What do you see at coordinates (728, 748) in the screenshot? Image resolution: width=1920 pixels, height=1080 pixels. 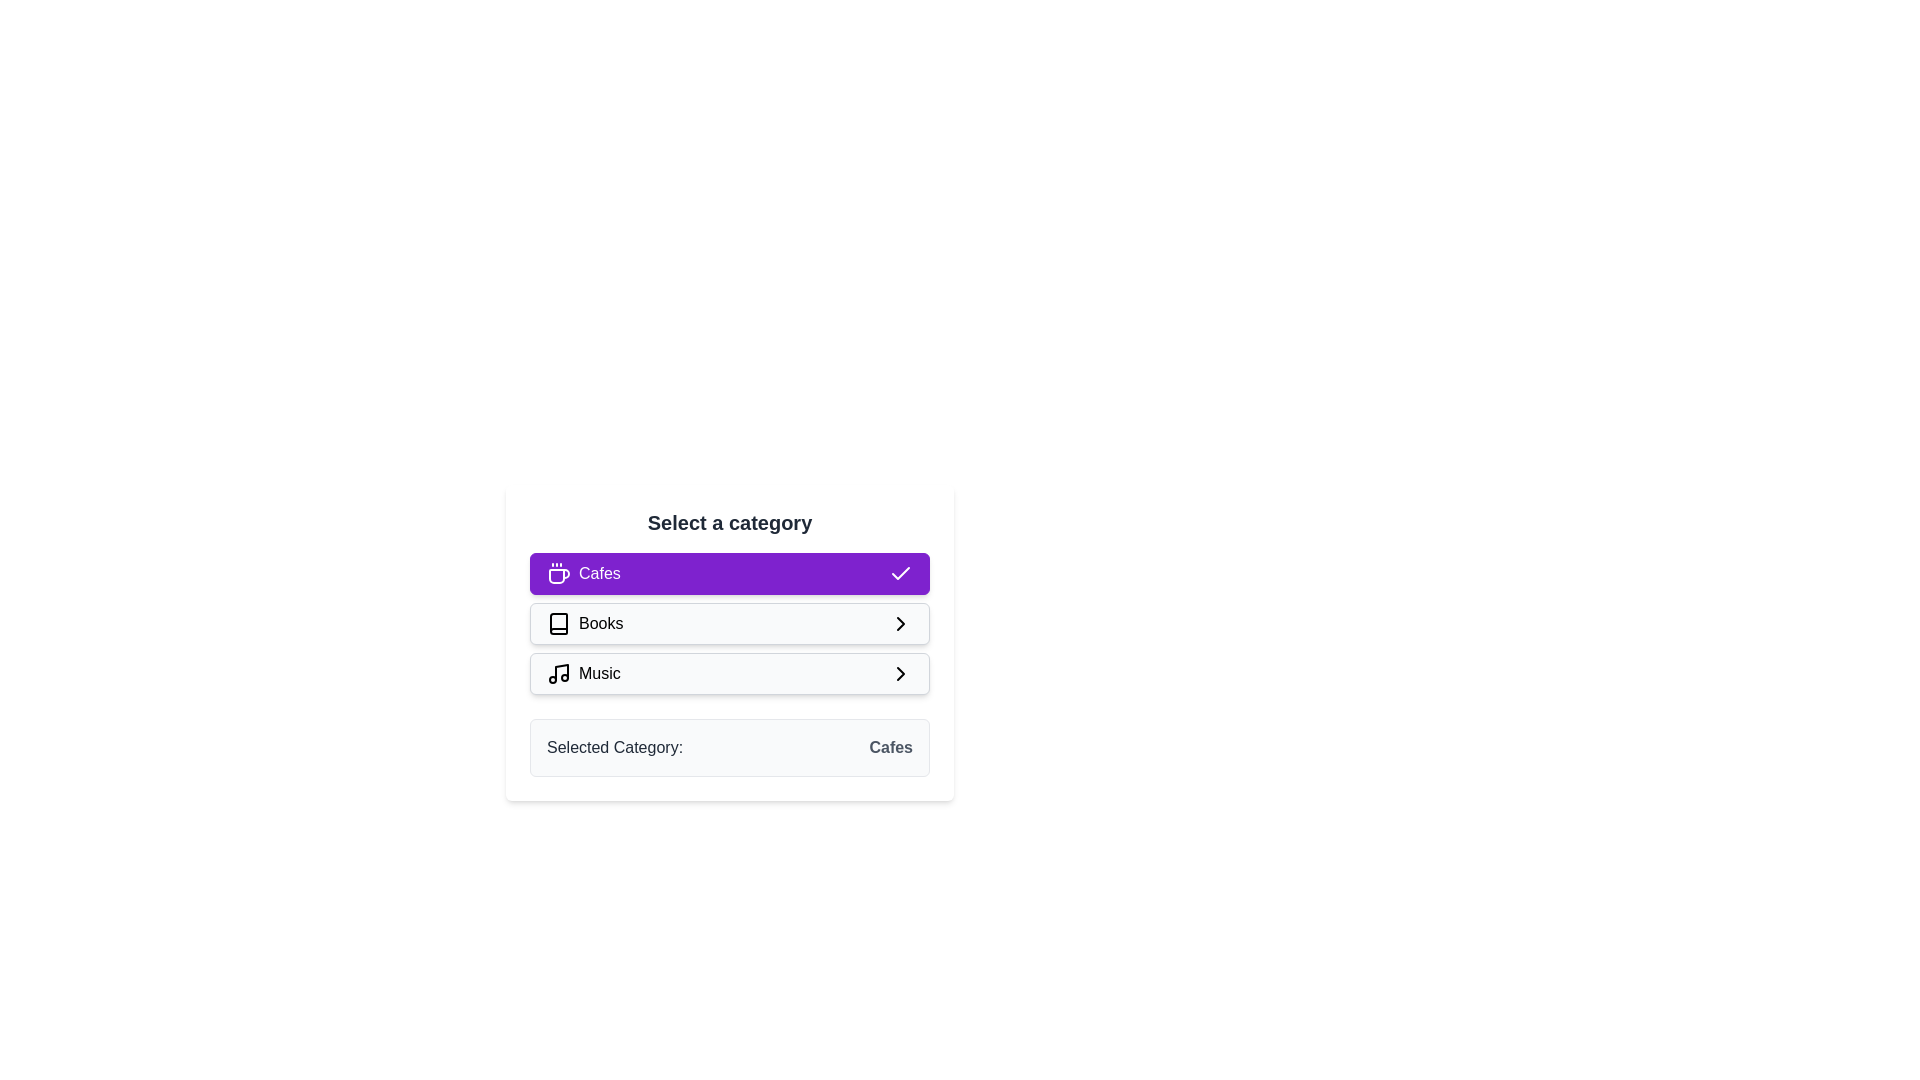 I see `the informational display box that shows 'Selected Category: Cafes' located at the bottom of the category selection interface` at bounding box center [728, 748].